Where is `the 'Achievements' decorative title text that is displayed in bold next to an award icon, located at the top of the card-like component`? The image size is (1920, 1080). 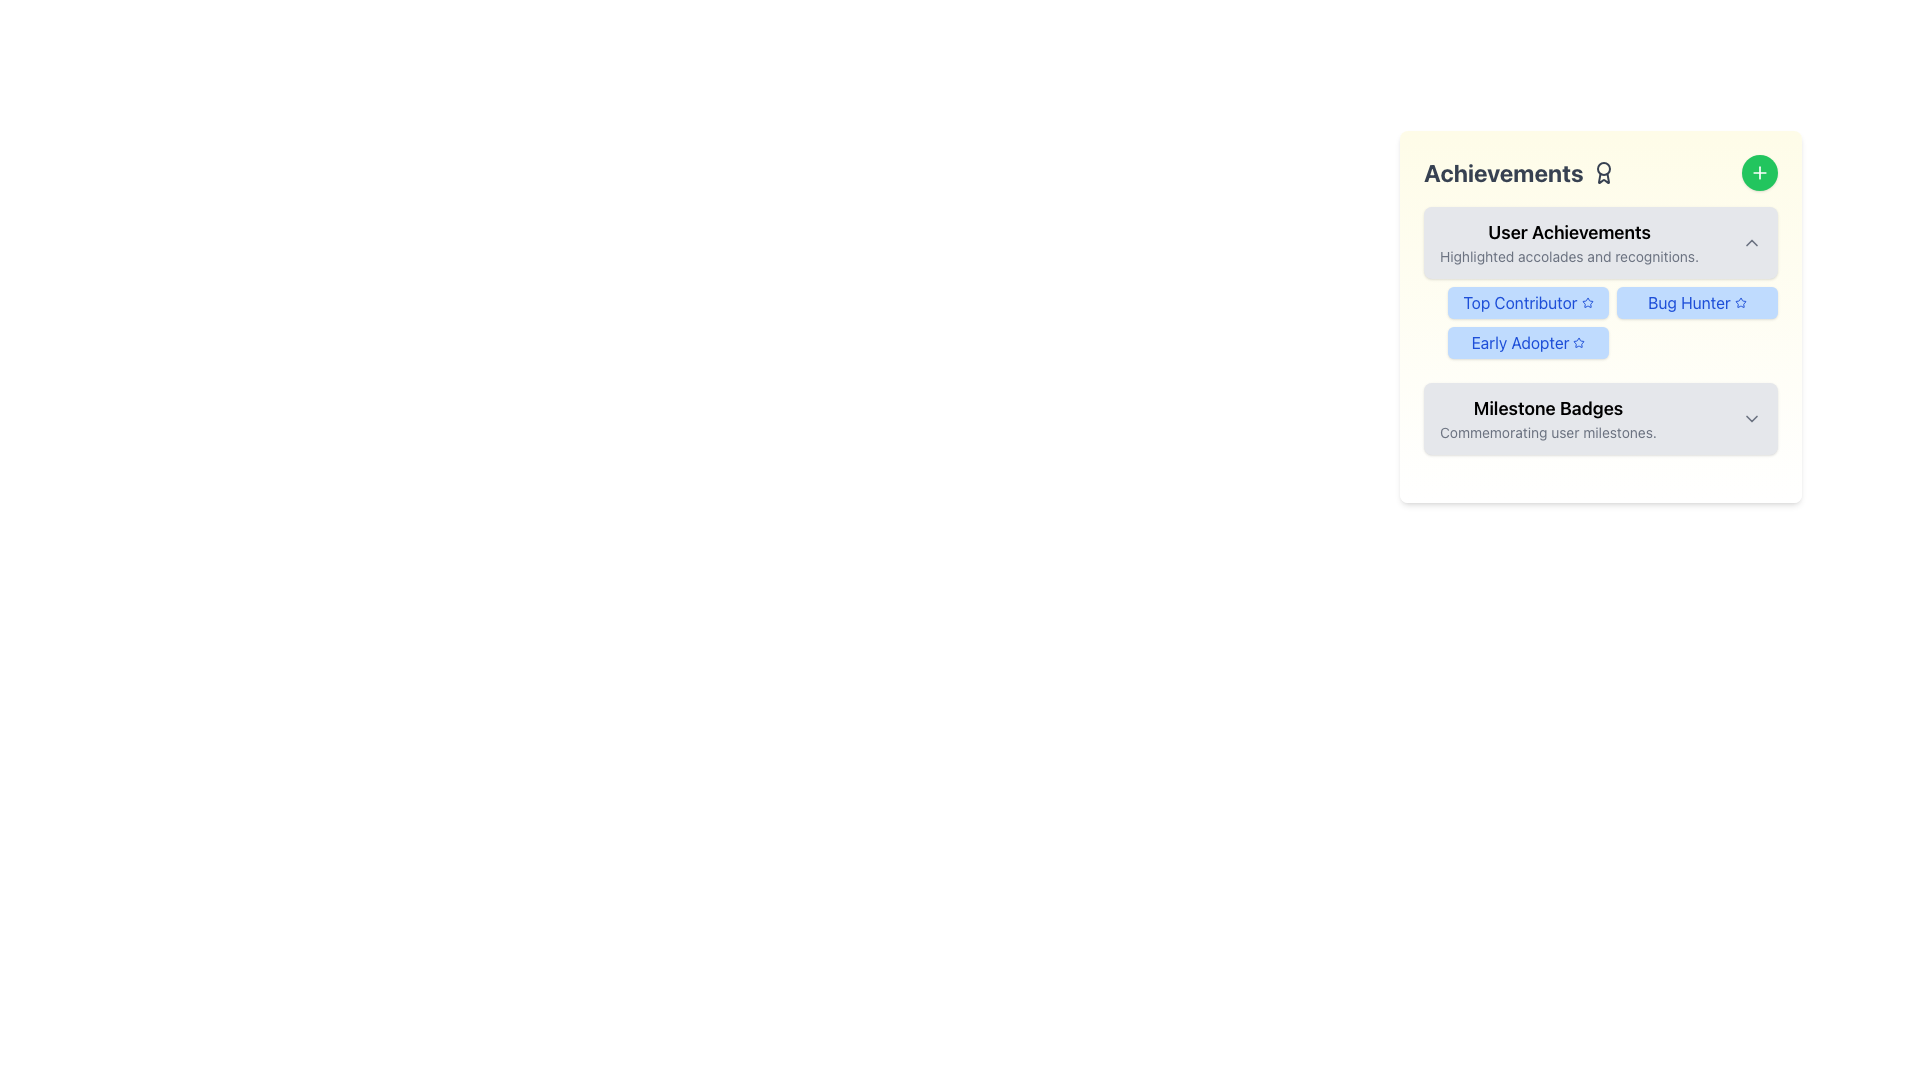 the 'Achievements' decorative title text that is displayed in bold next to an award icon, located at the top of the card-like component is located at coordinates (1601, 172).